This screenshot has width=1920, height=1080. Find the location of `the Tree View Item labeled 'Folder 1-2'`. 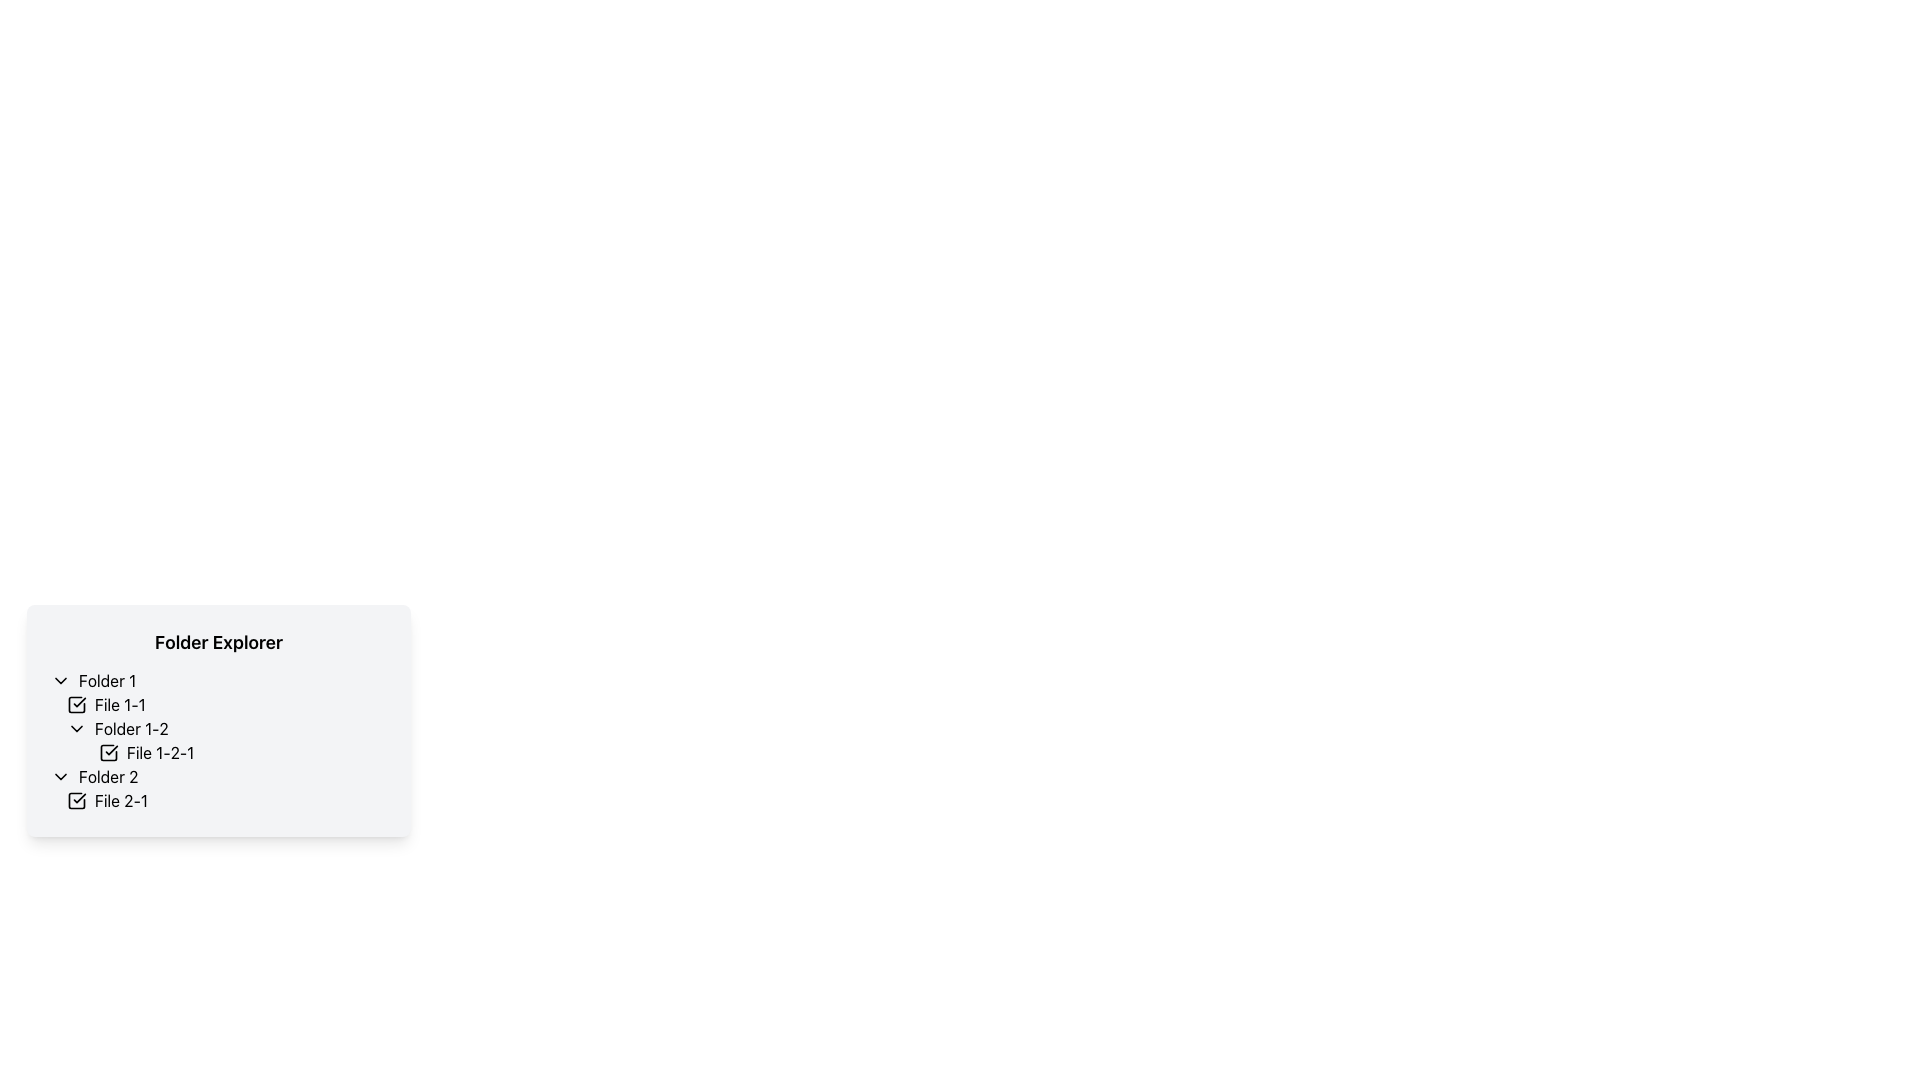

the Tree View Item labeled 'Folder 1-2' is located at coordinates (219, 740).